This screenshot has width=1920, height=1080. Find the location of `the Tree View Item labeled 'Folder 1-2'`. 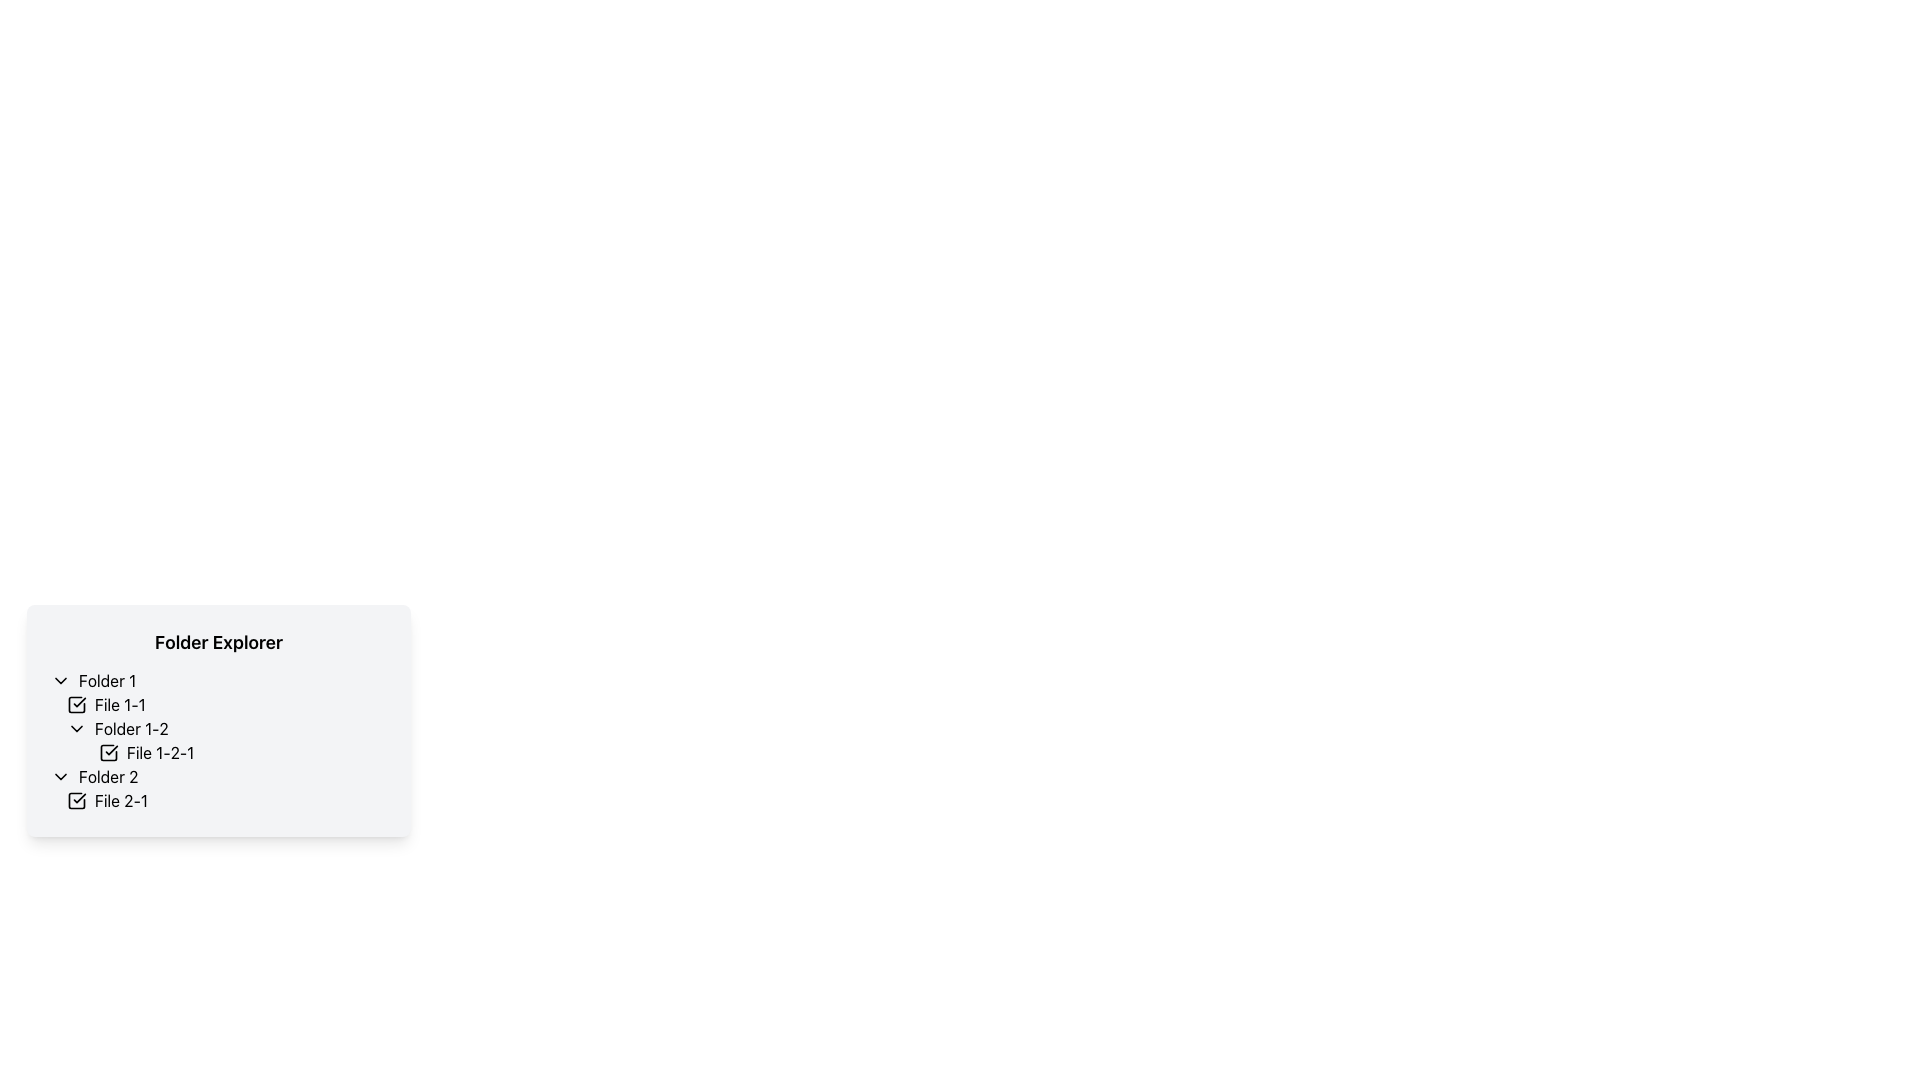

the Tree View Item labeled 'Folder 1-2' is located at coordinates (219, 740).